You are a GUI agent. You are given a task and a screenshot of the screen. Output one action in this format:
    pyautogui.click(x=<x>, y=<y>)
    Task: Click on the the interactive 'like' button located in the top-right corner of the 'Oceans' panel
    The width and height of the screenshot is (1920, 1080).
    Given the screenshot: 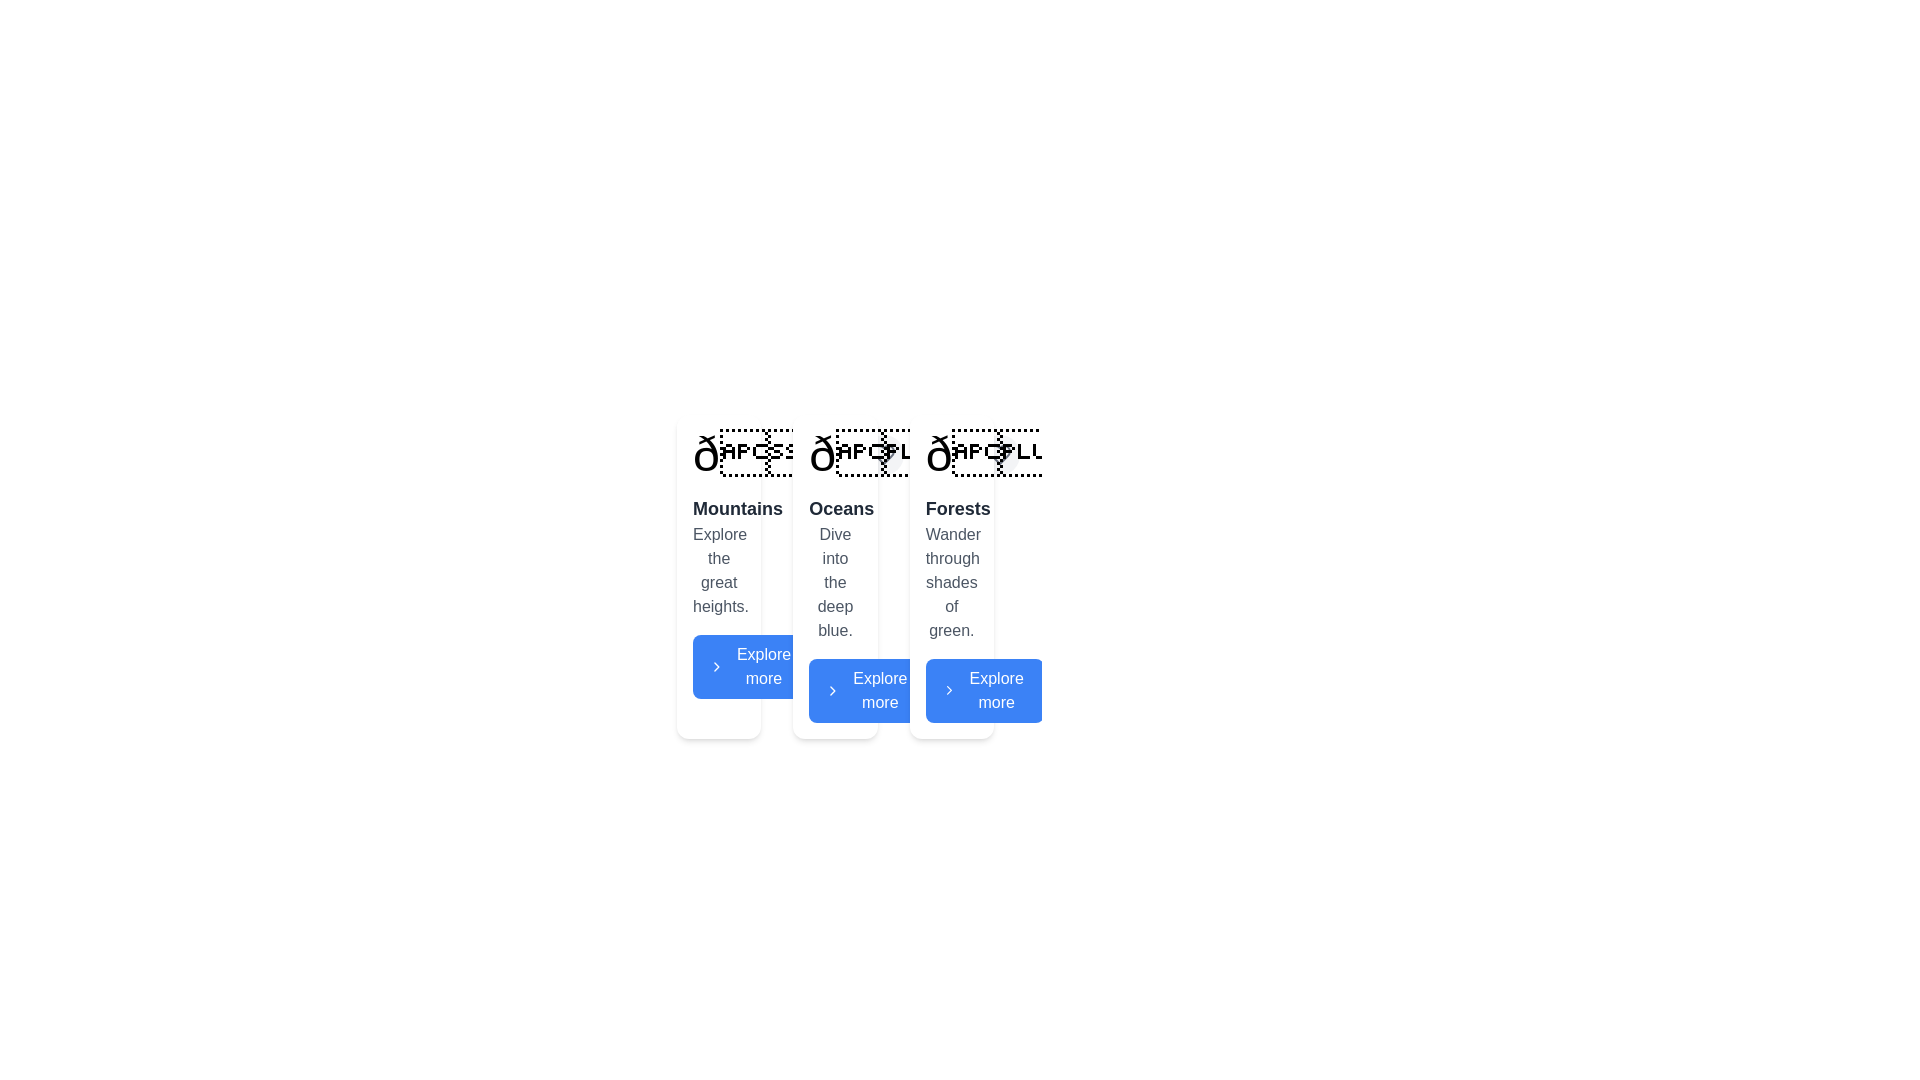 What is the action you would take?
    pyautogui.click(x=882, y=455)
    